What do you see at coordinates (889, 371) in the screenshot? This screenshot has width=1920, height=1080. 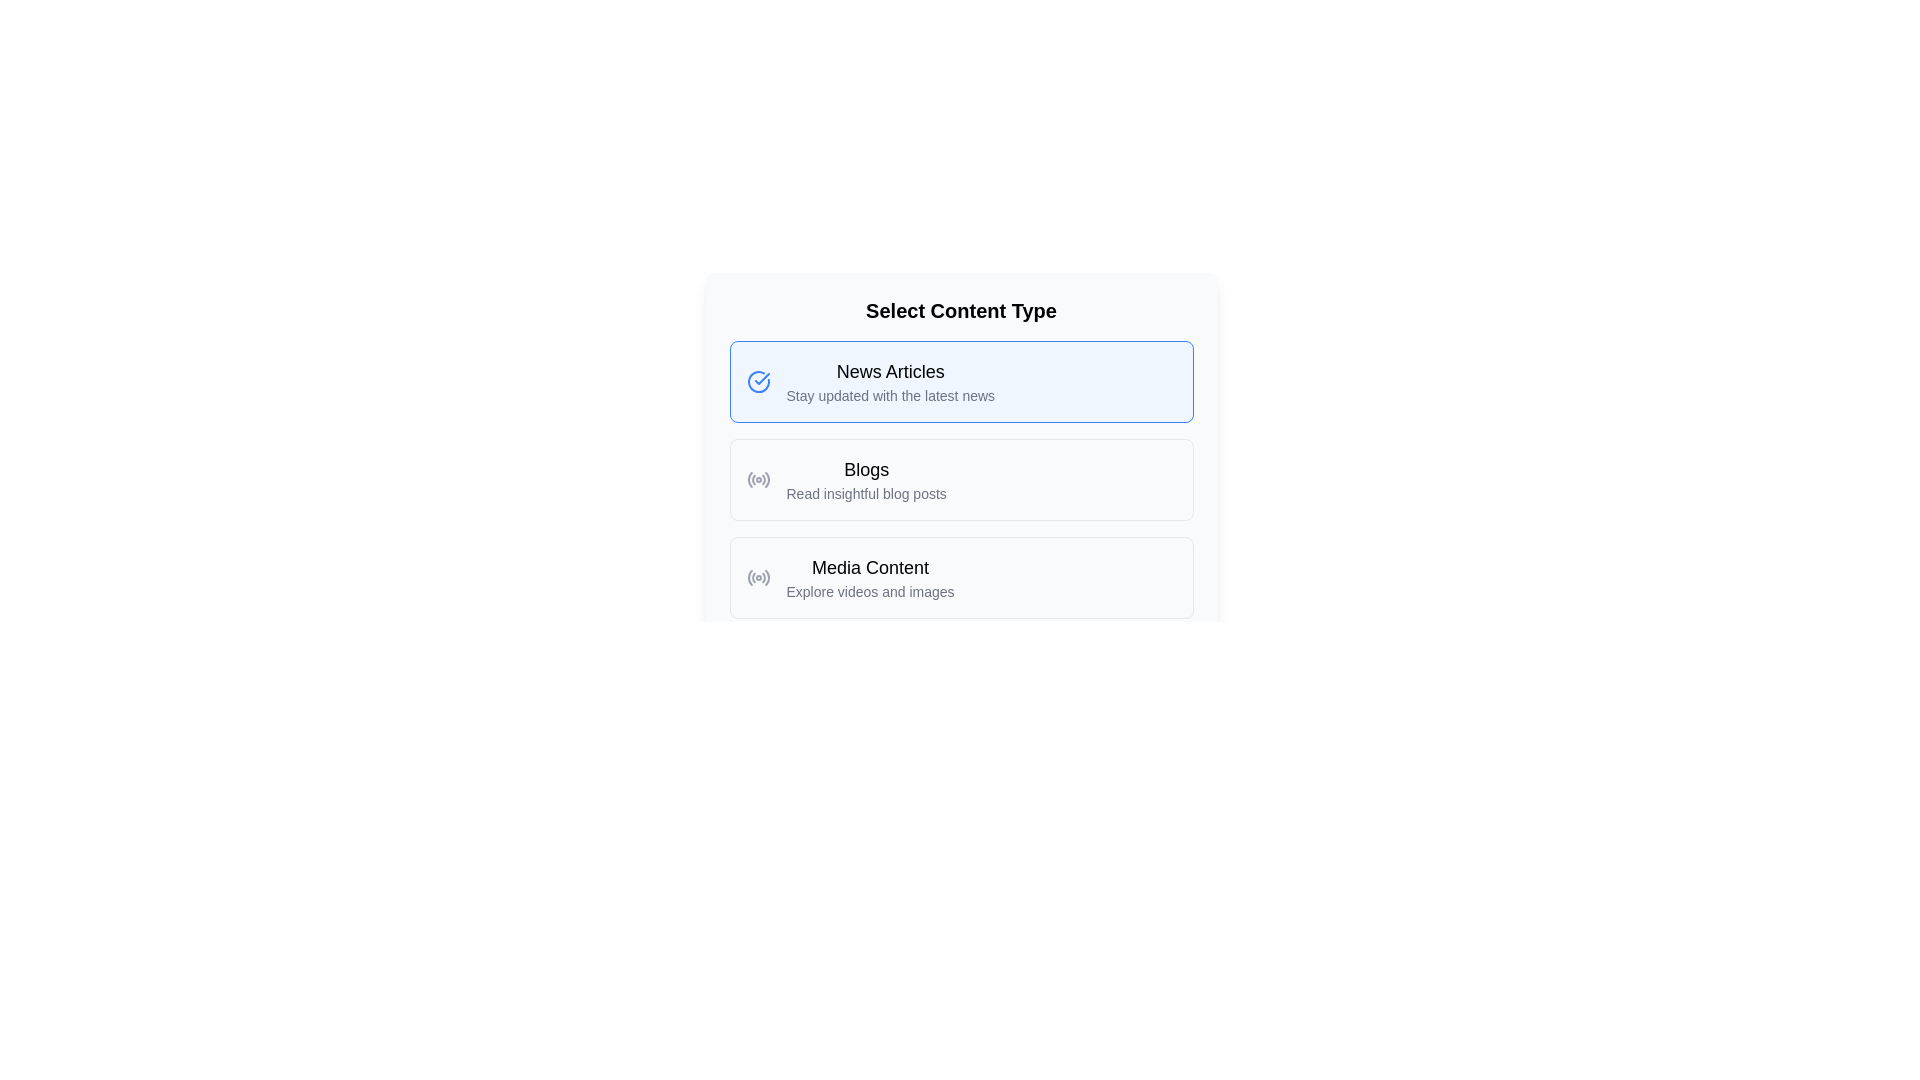 I see `text label 'News Articles' which is the top text in the content option box below 'Select Content Type'` at bounding box center [889, 371].